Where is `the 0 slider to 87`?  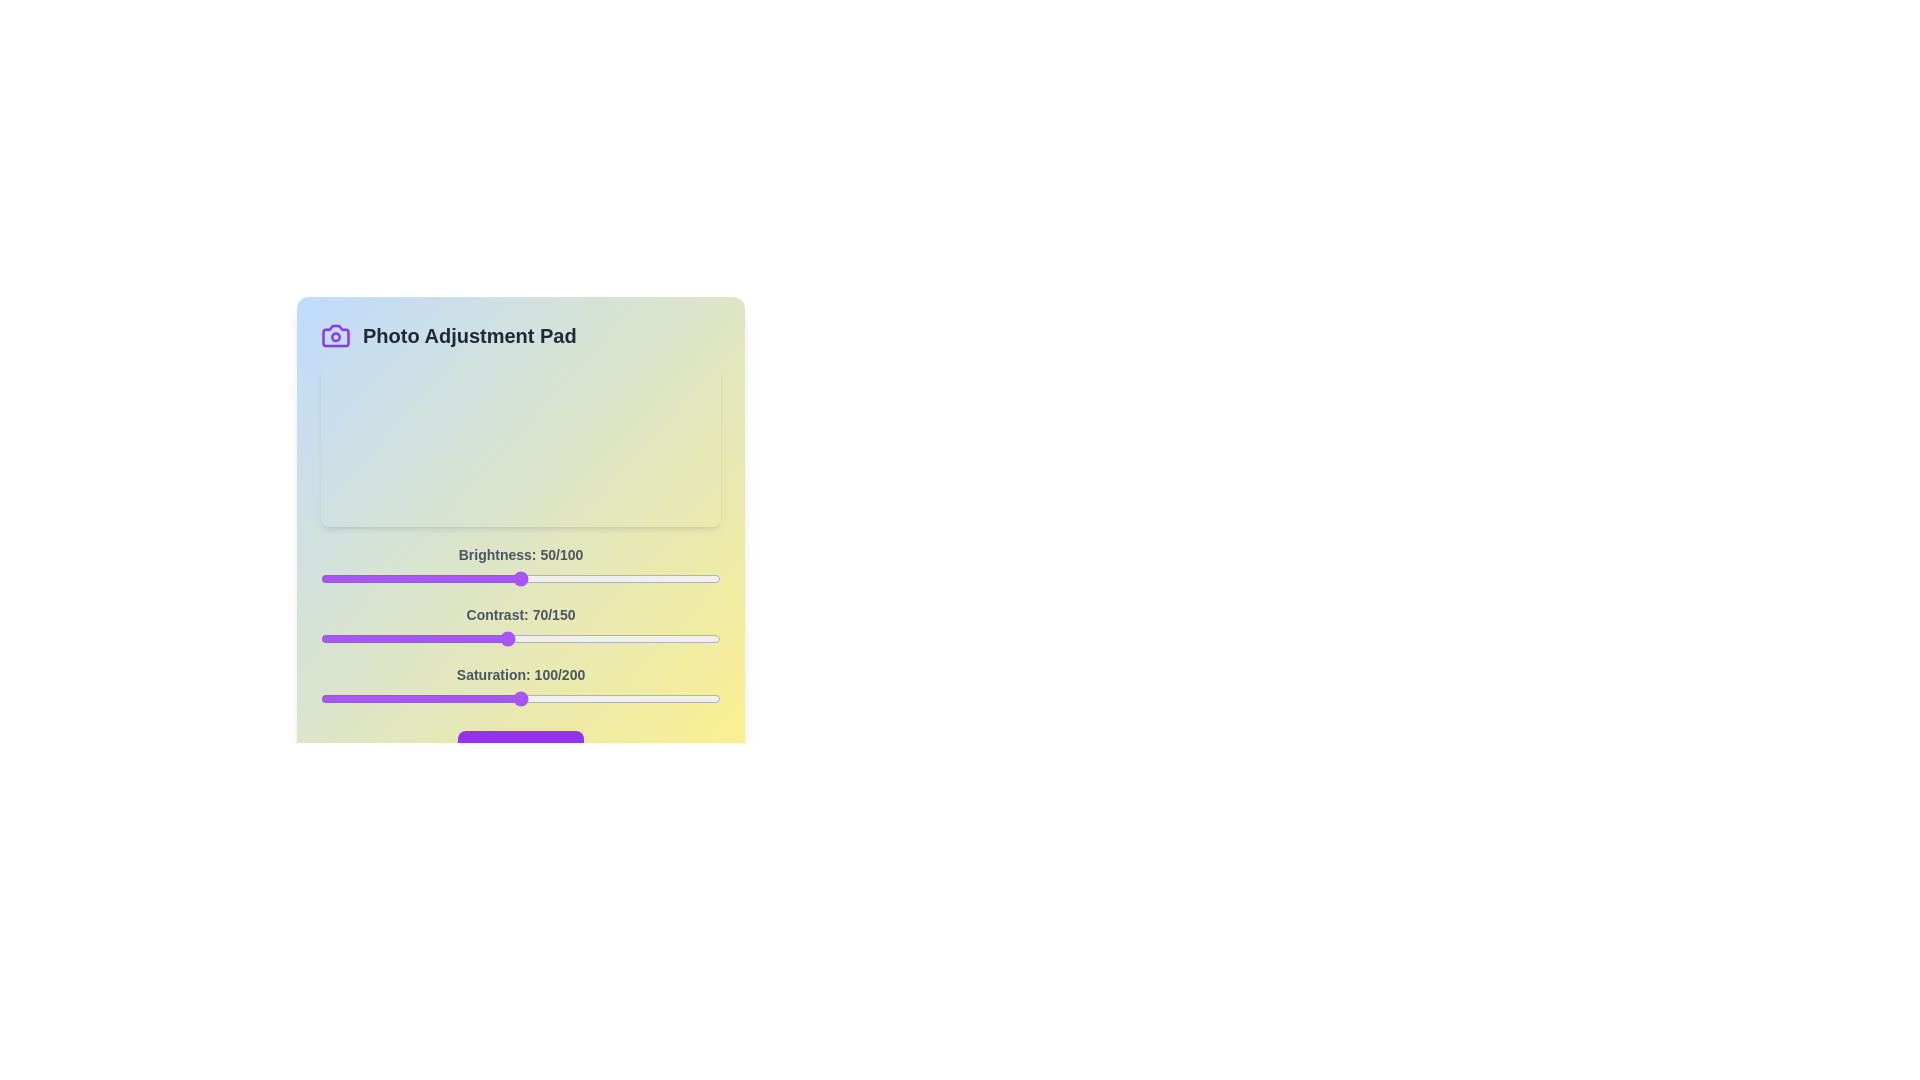 the 0 slider to 87 is located at coordinates (668, 578).